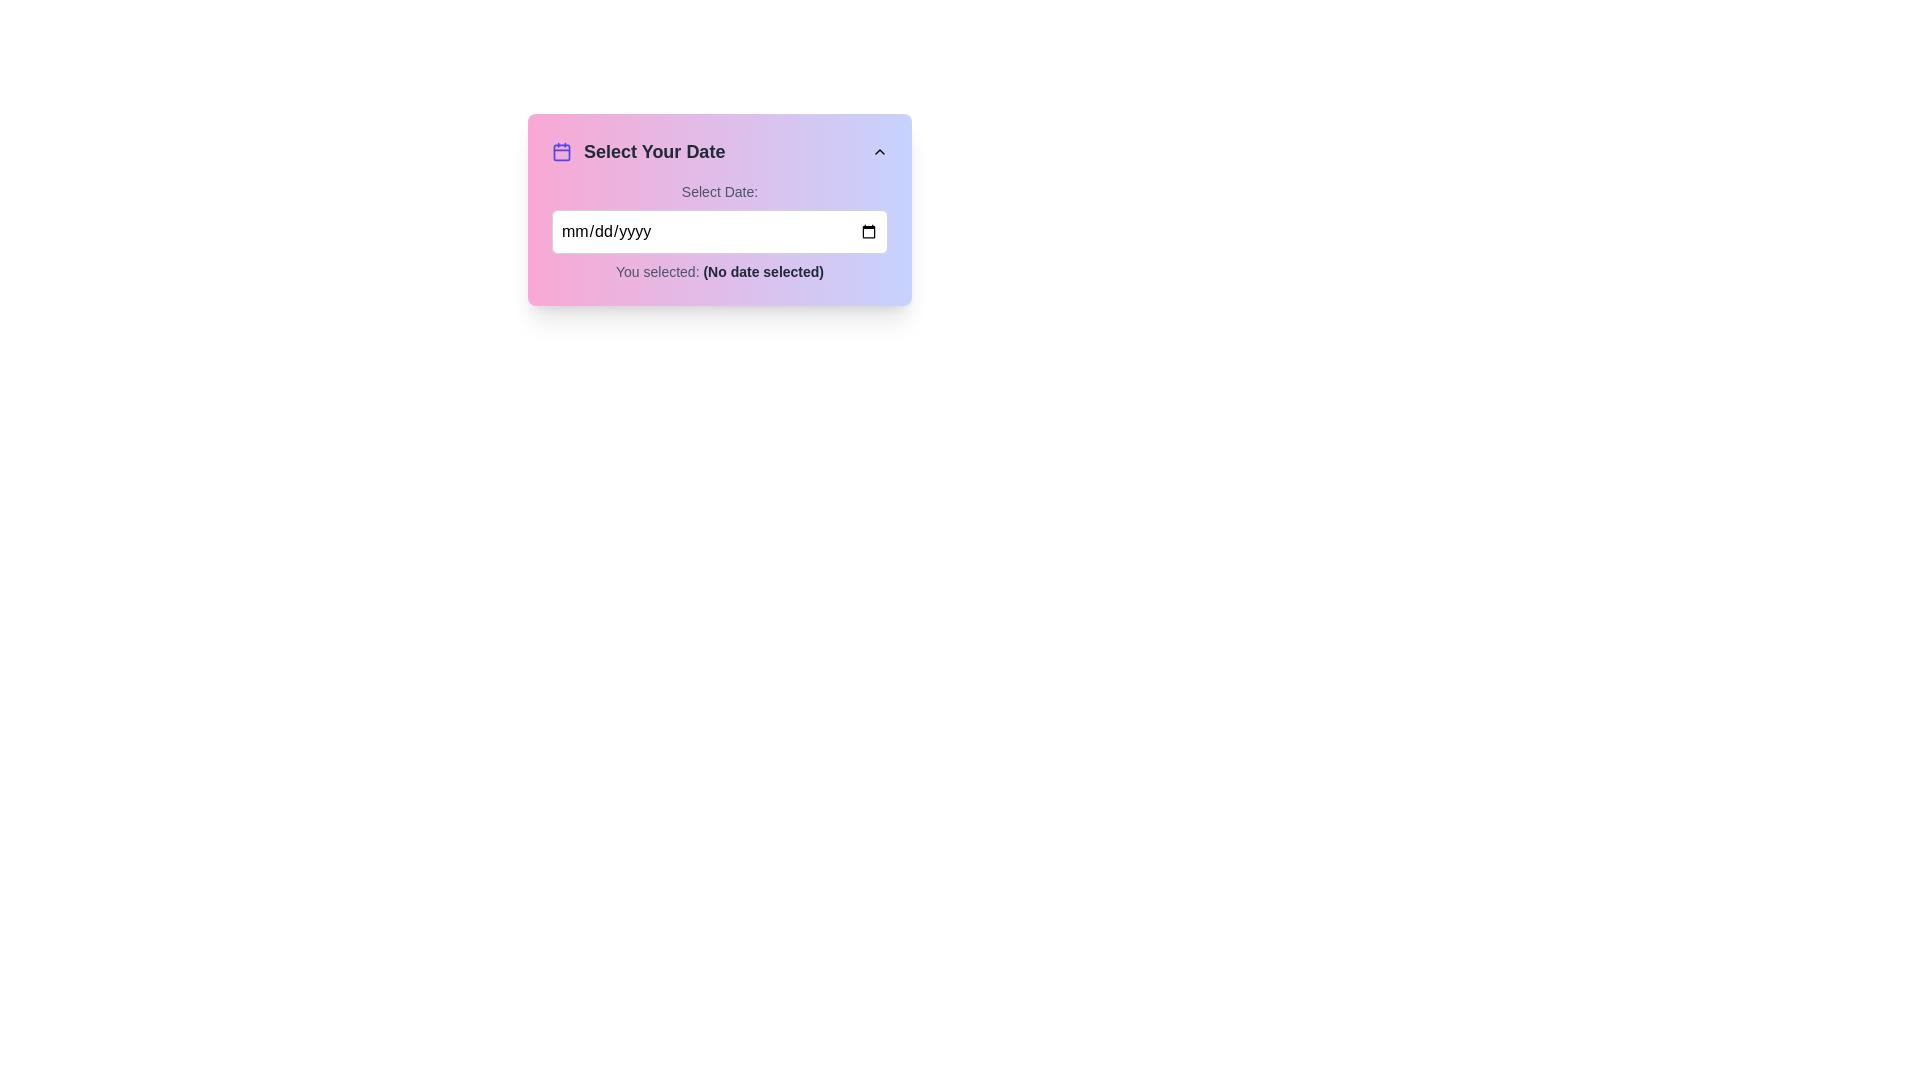 The height and width of the screenshot is (1080, 1920). What do you see at coordinates (720, 230) in the screenshot?
I see `the input field within the Composite component for date selection located beneath the 'Select Your Date' header` at bounding box center [720, 230].